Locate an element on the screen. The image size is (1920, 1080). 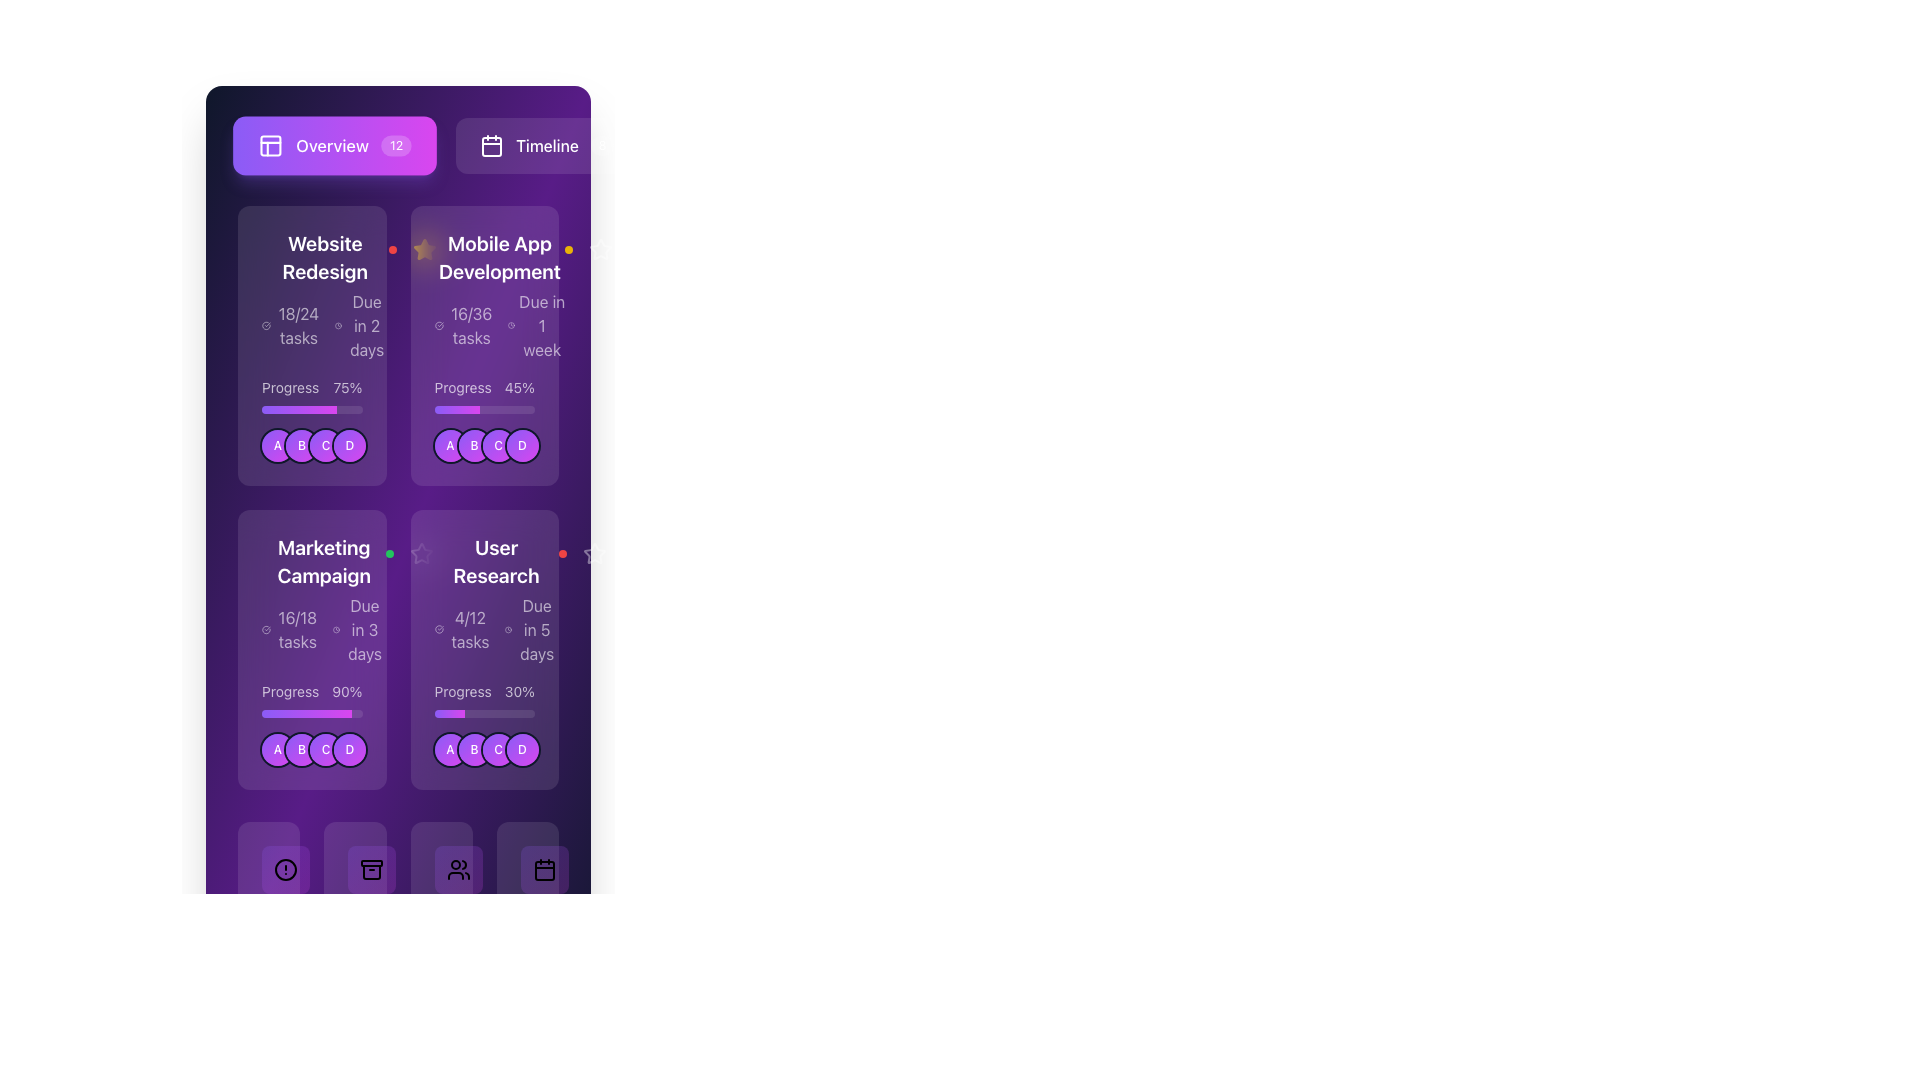
the second button from the left in the bottom navigation bar, which has a gradient background from violet to fuchsia and features an archive box icon is located at coordinates (372, 869).